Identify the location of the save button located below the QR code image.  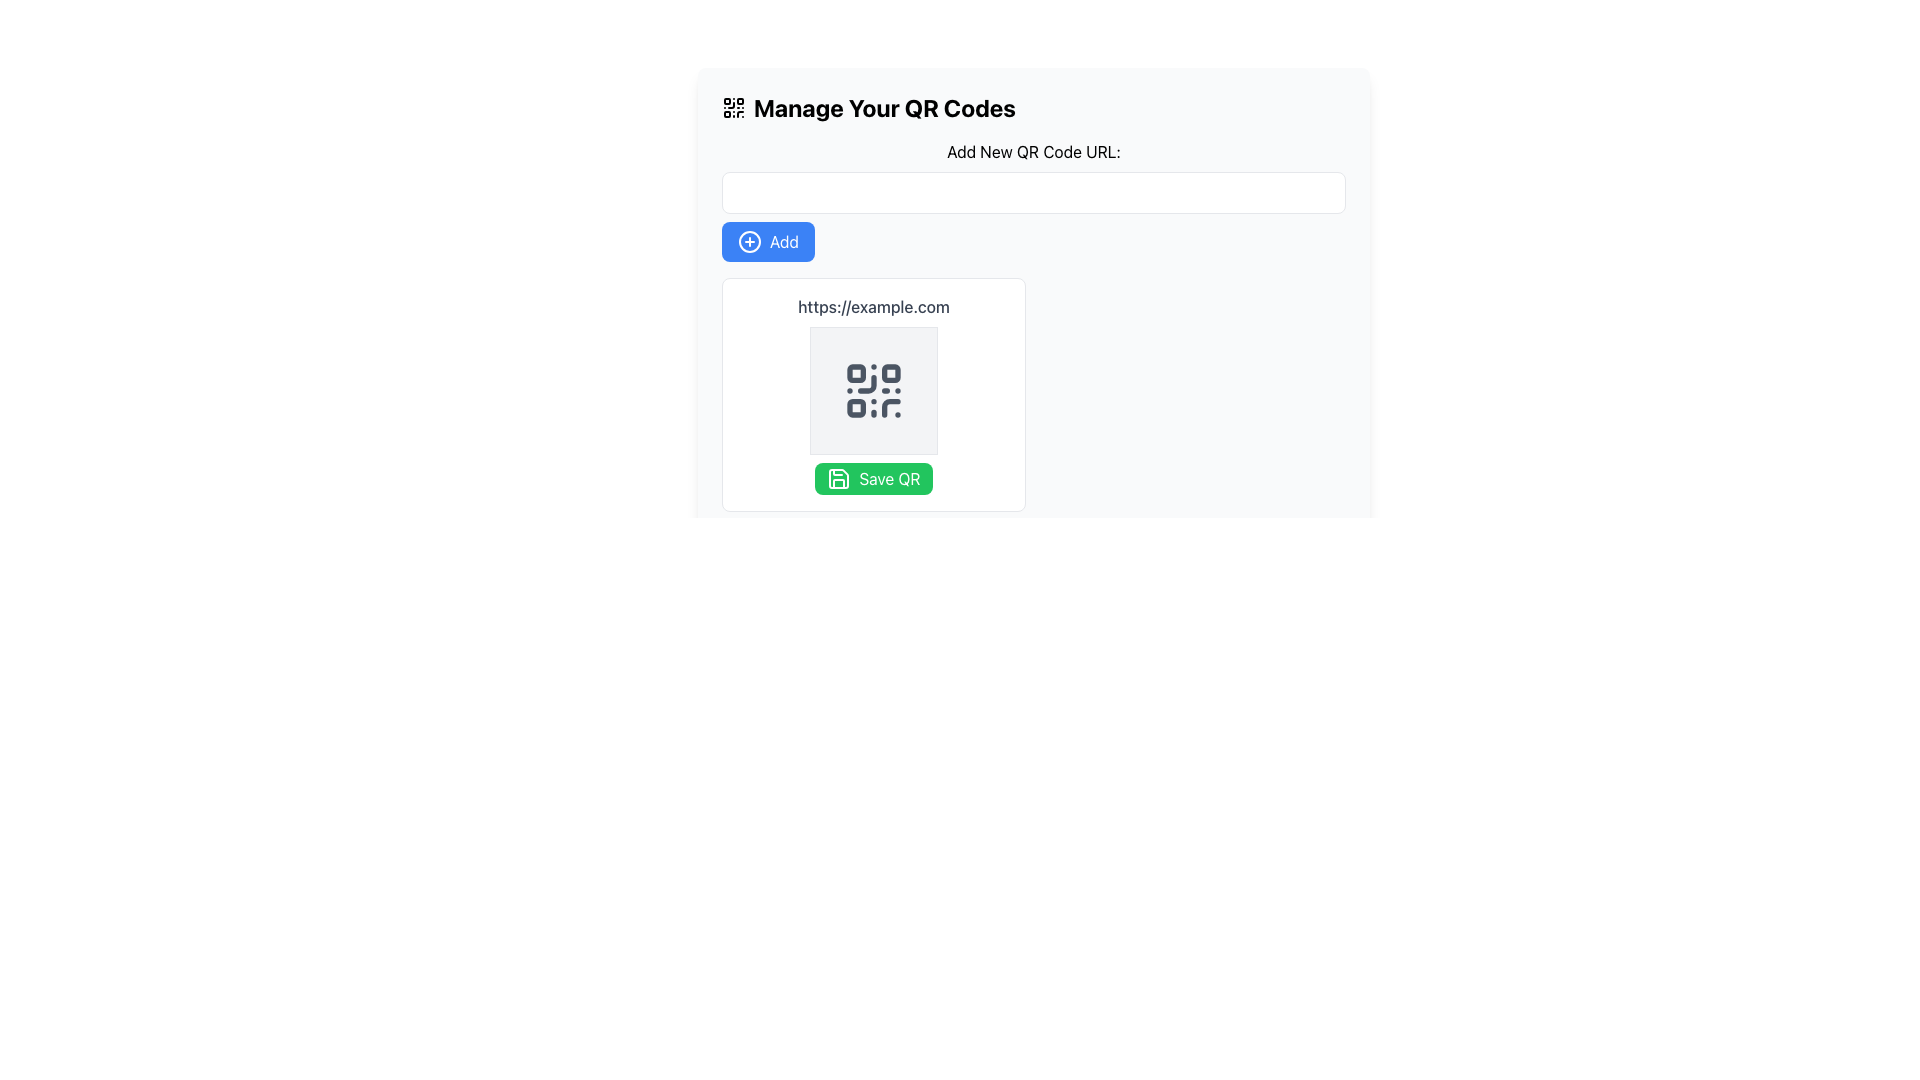
(873, 478).